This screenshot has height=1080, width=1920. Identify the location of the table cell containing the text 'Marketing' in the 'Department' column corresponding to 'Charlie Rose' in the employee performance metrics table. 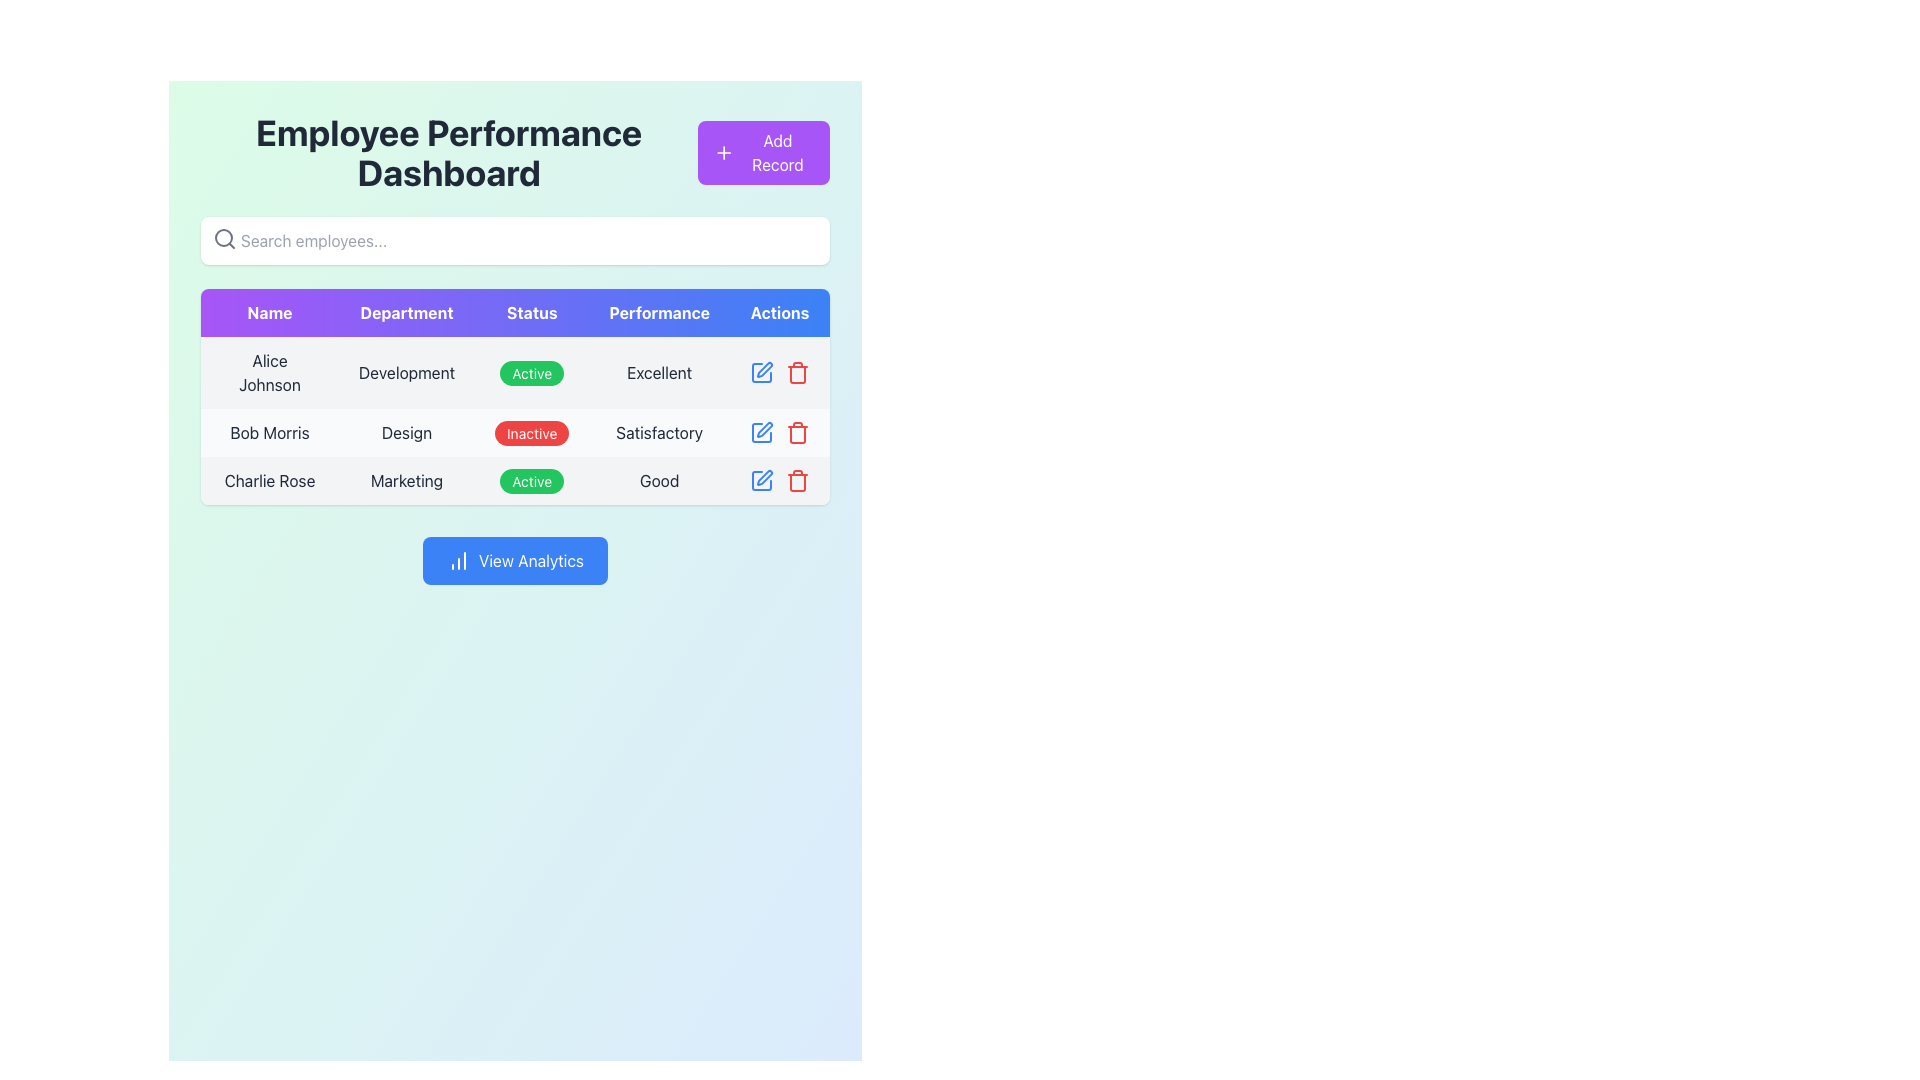
(406, 481).